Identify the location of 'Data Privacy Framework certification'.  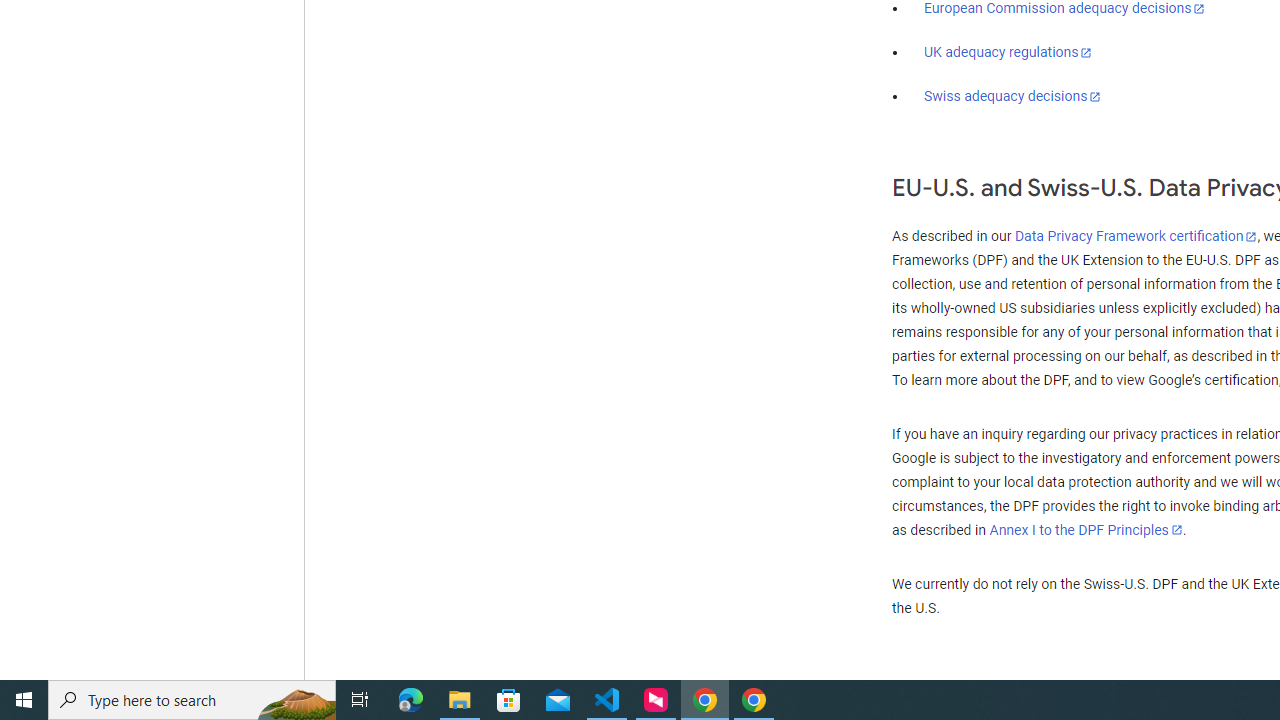
(1136, 236).